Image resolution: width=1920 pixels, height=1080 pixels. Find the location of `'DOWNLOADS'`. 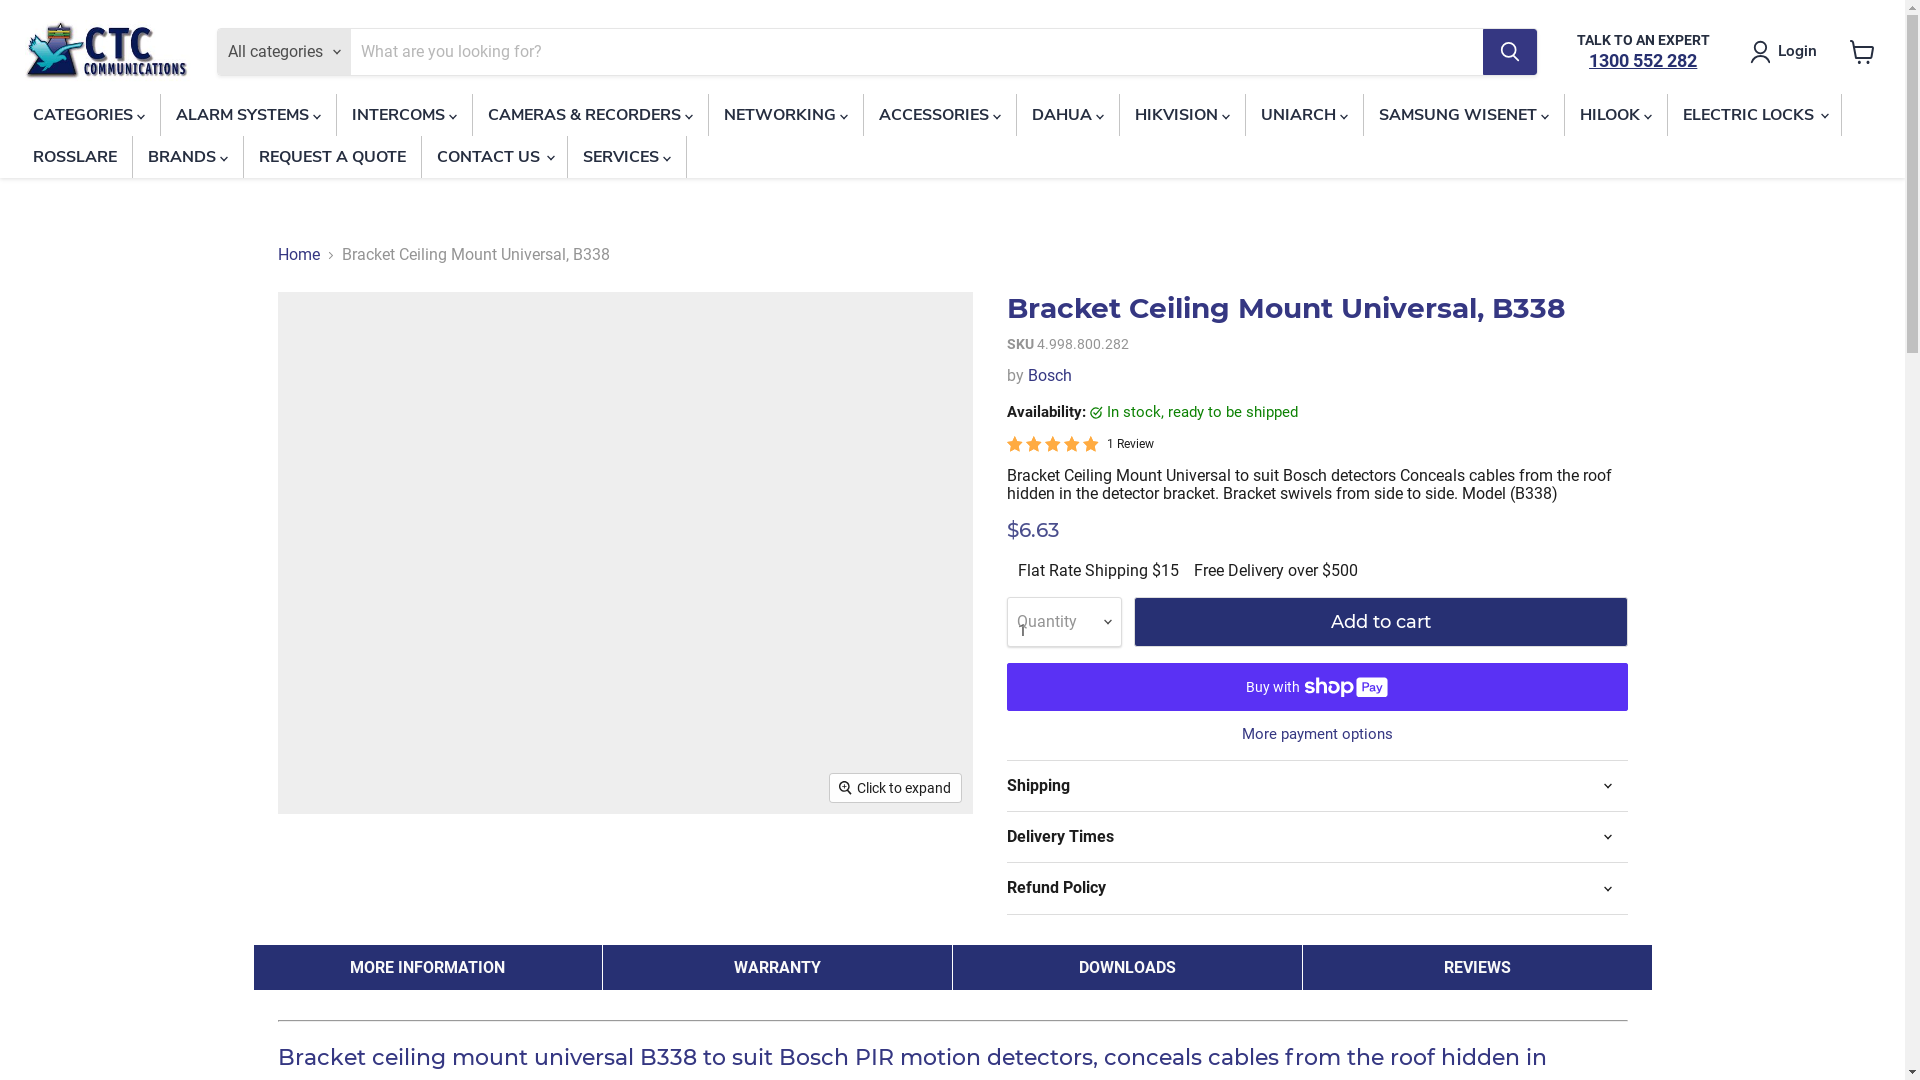

'DOWNLOADS' is located at coordinates (1128, 966).